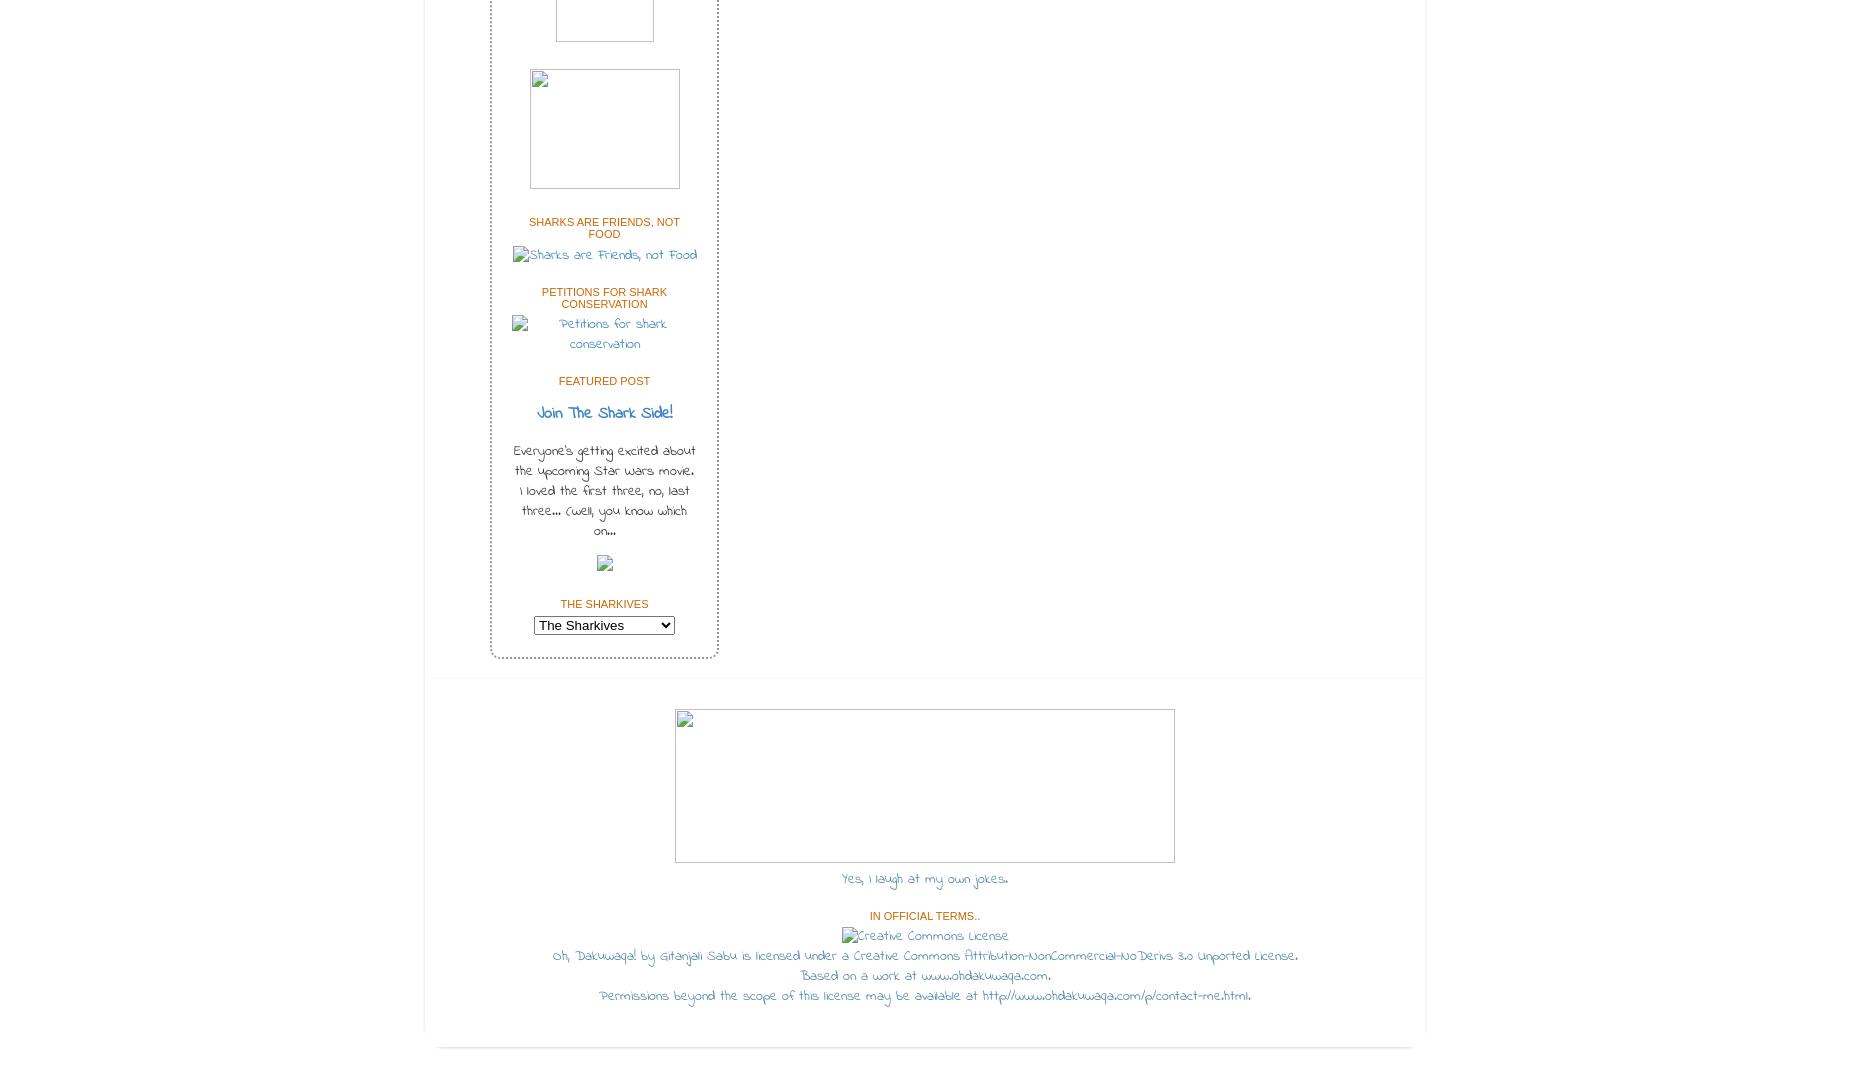 This screenshot has width=1850, height=1067. Describe the element at coordinates (925, 877) in the screenshot. I see `'Yes, I laugh at my own jokes.'` at that location.